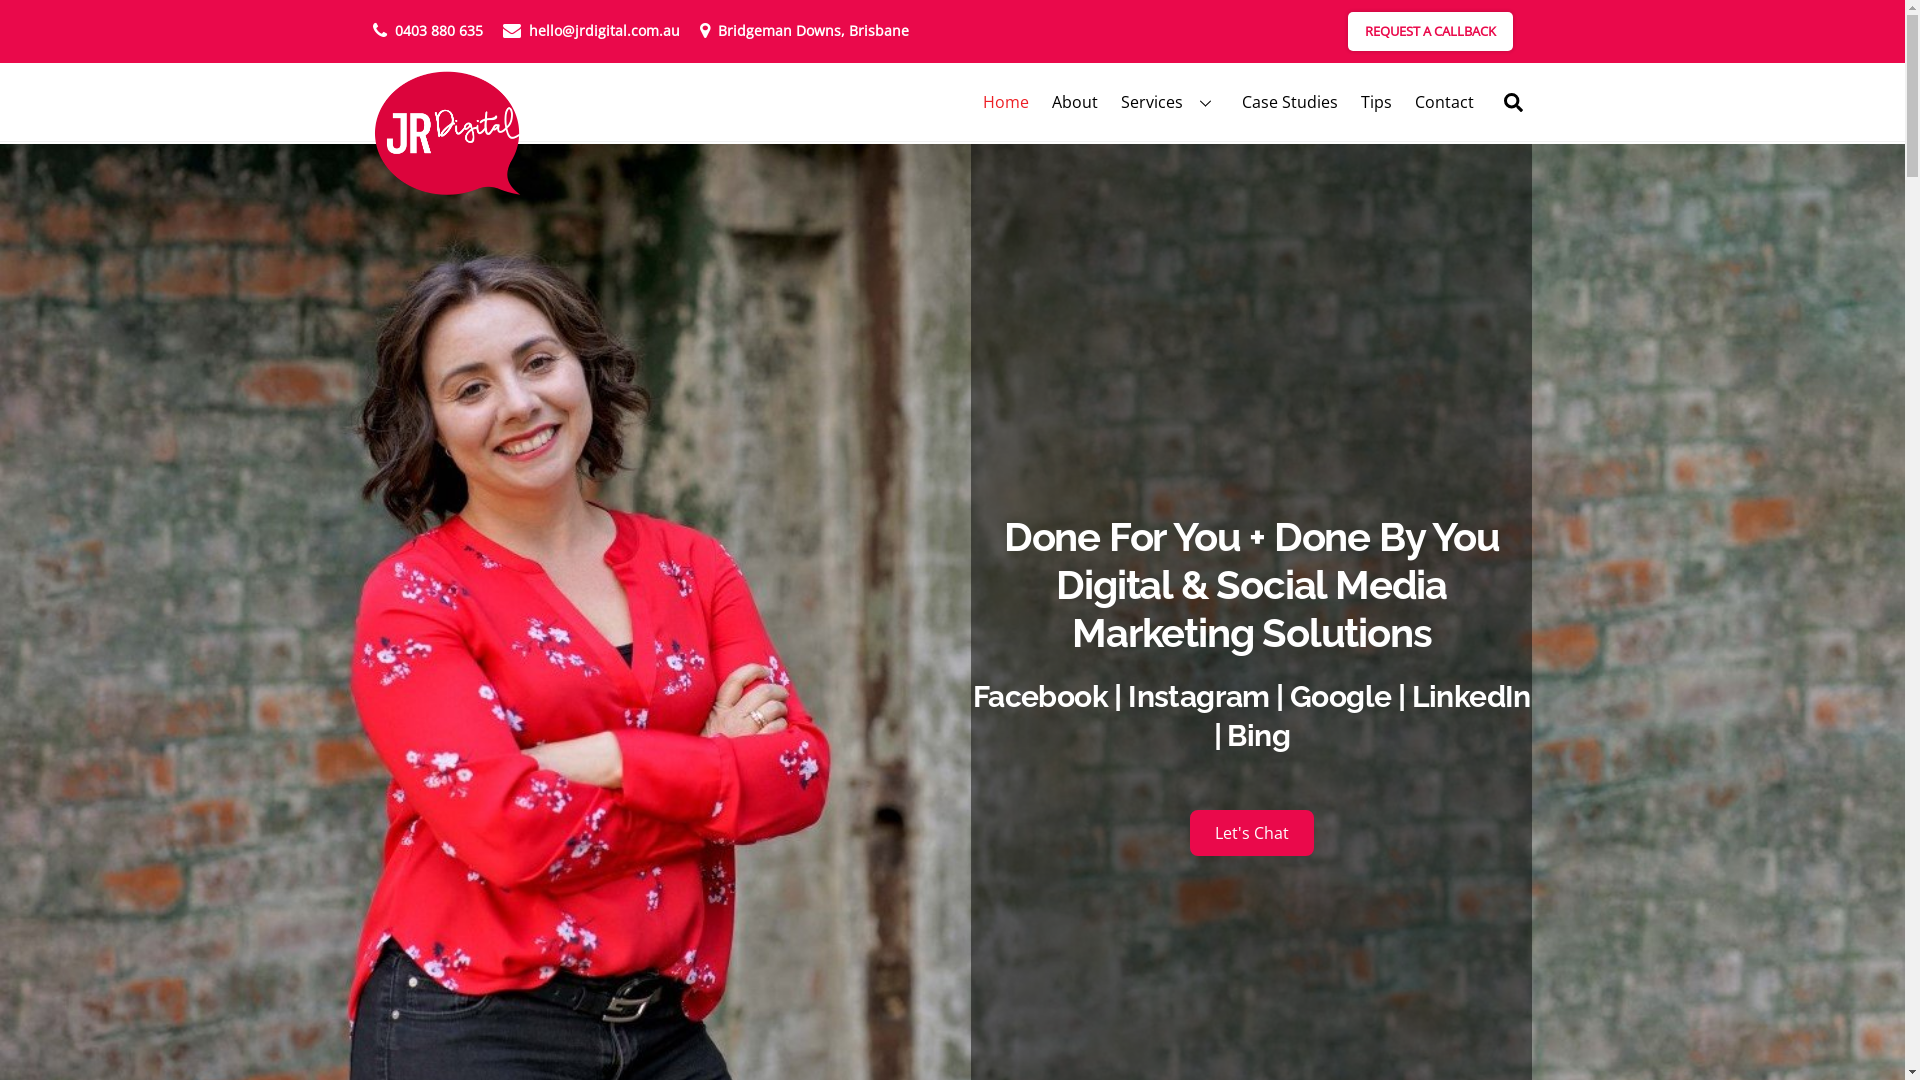  I want to click on 'Contact', so click(1444, 101).